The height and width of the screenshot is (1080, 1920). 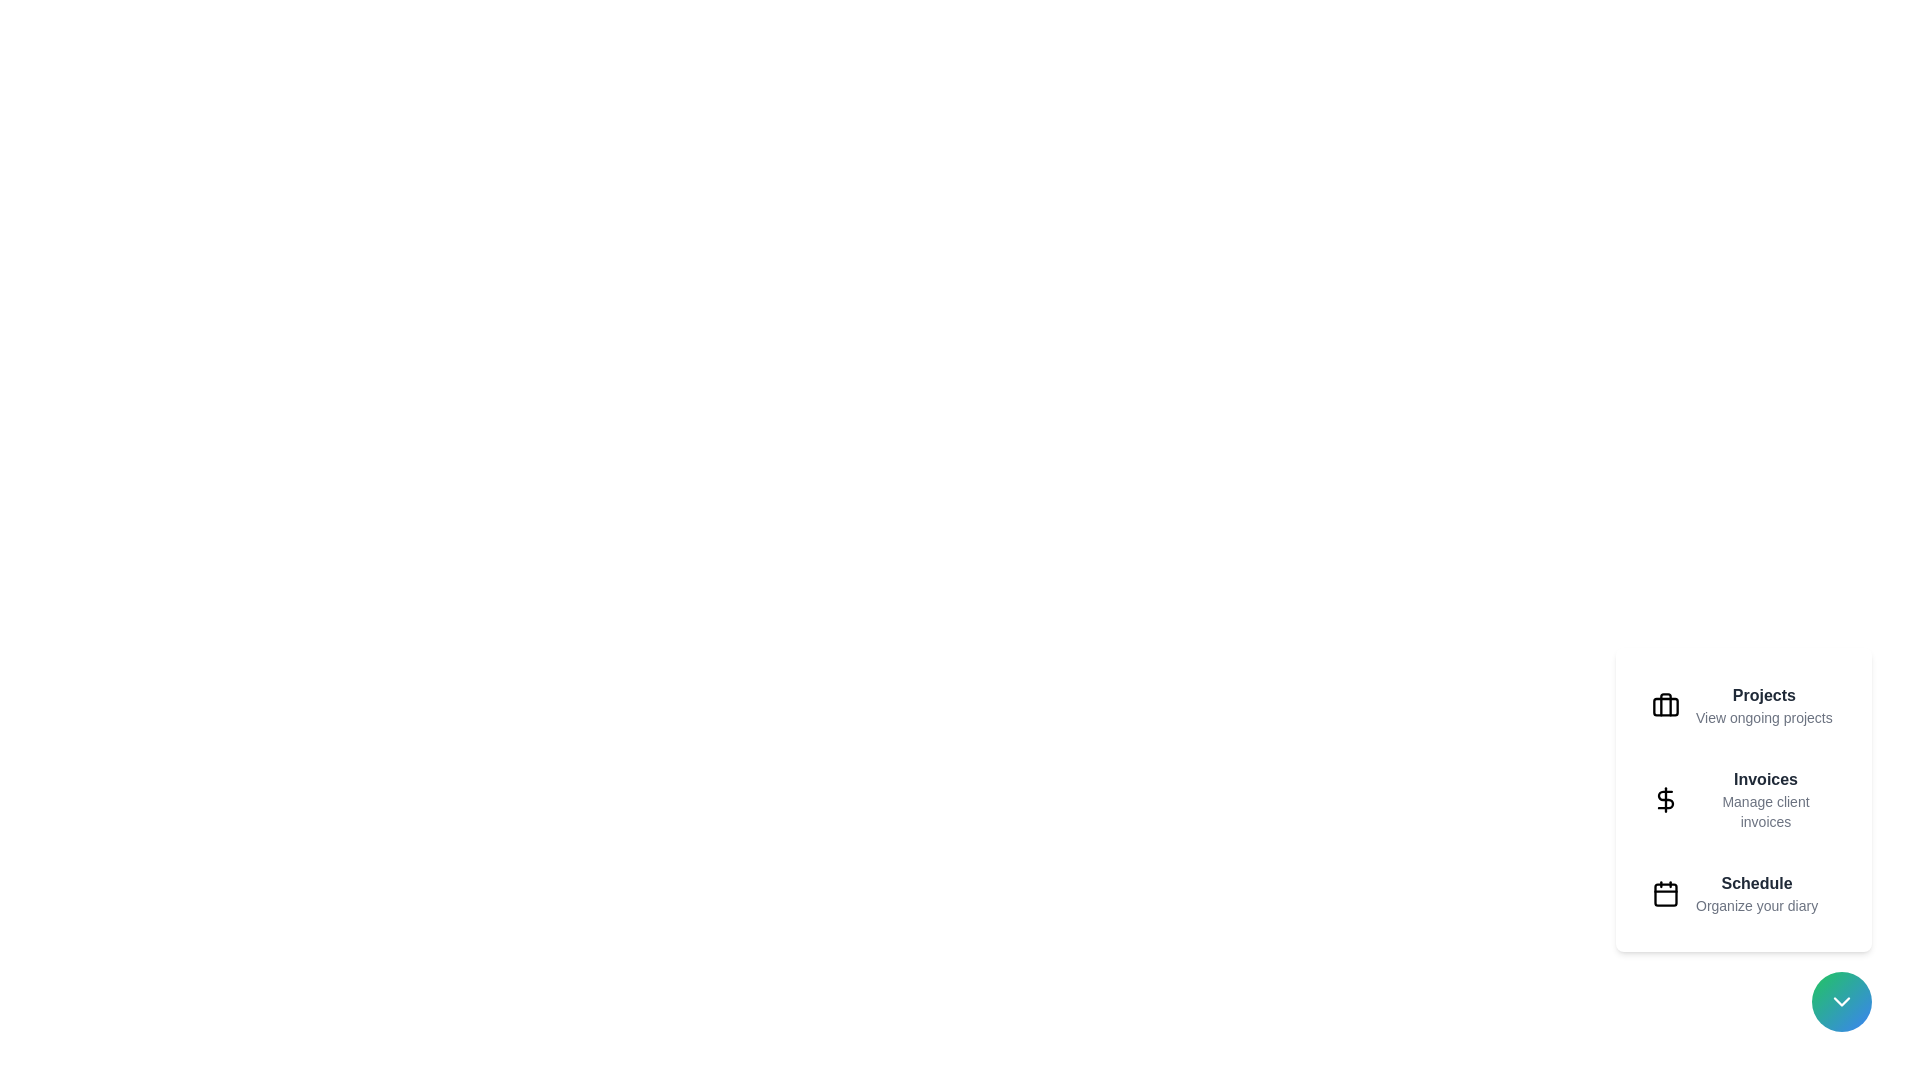 I want to click on the menu item corresponding to Schedule to navigate, so click(x=1742, y=893).